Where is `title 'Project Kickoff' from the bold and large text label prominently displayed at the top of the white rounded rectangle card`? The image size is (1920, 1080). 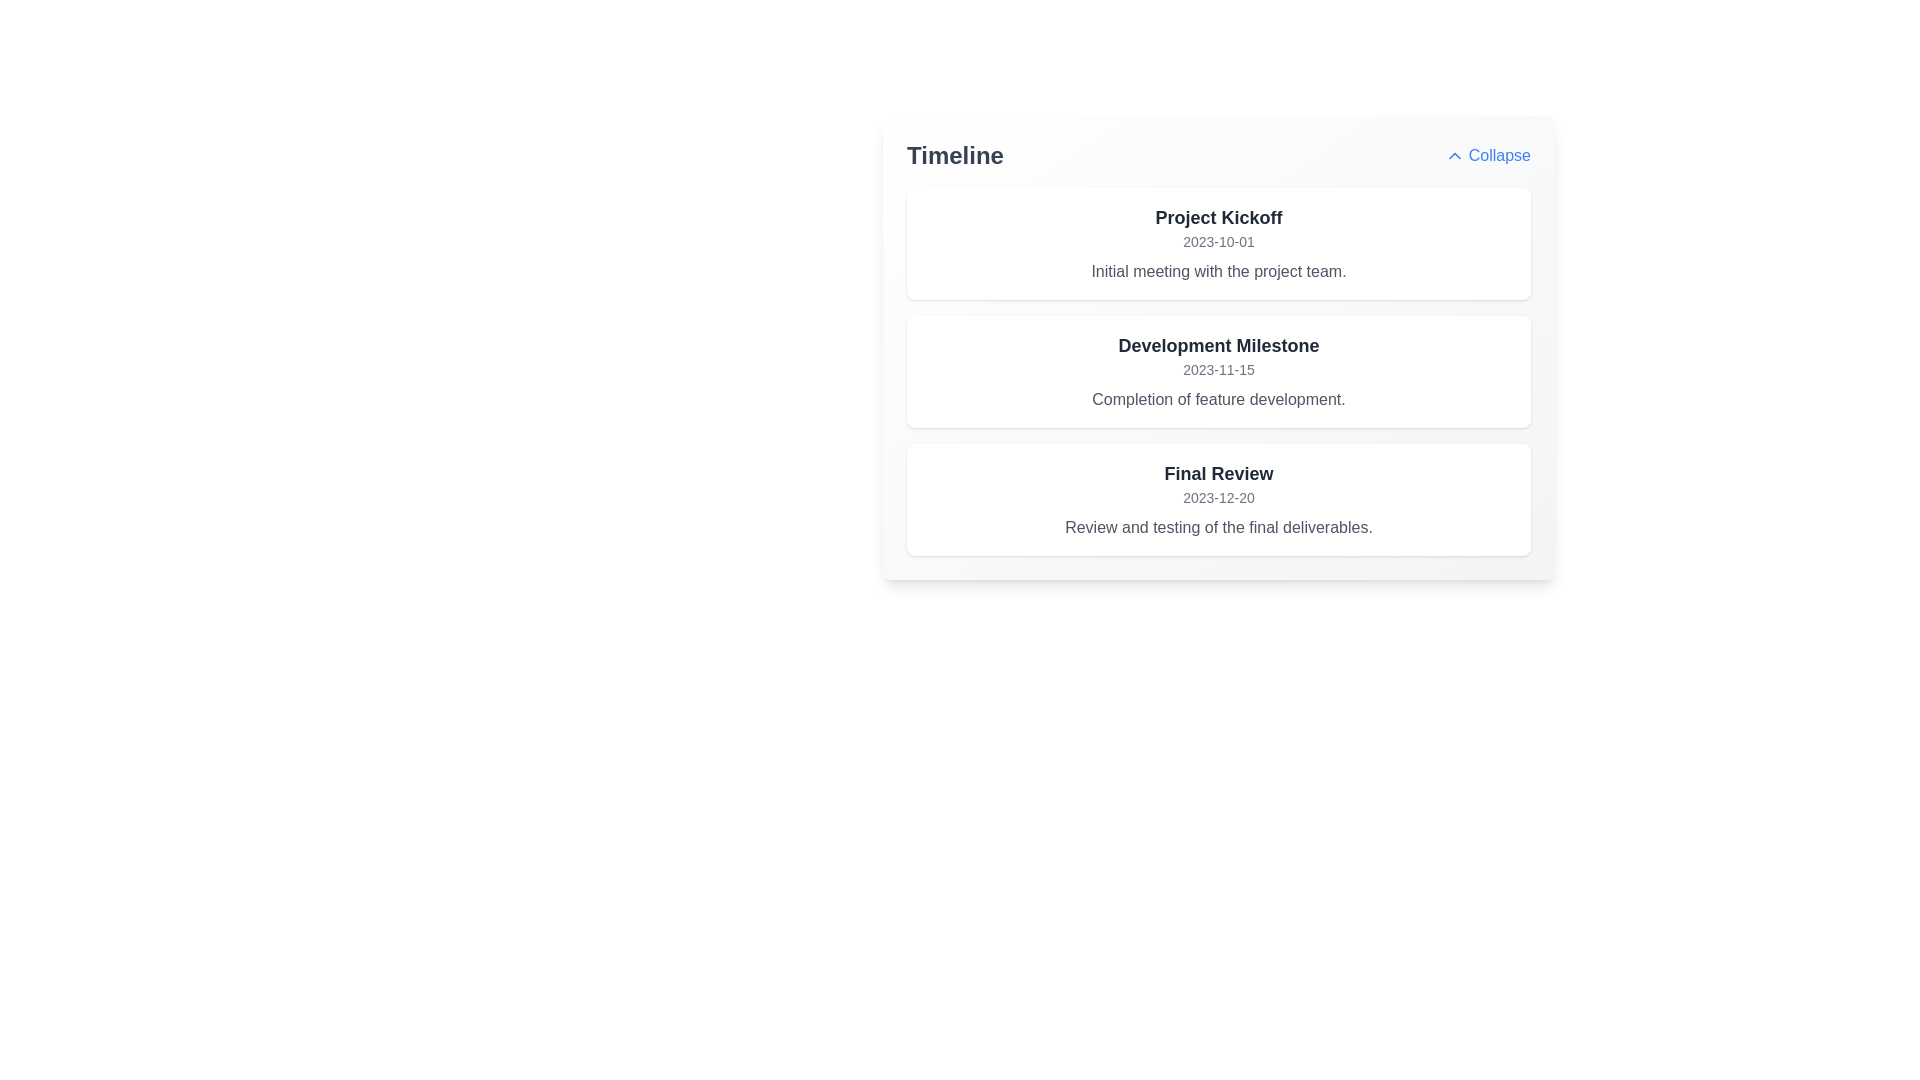
title 'Project Kickoff' from the bold and large text label prominently displayed at the top of the white rounded rectangle card is located at coordinates (1218, 218).